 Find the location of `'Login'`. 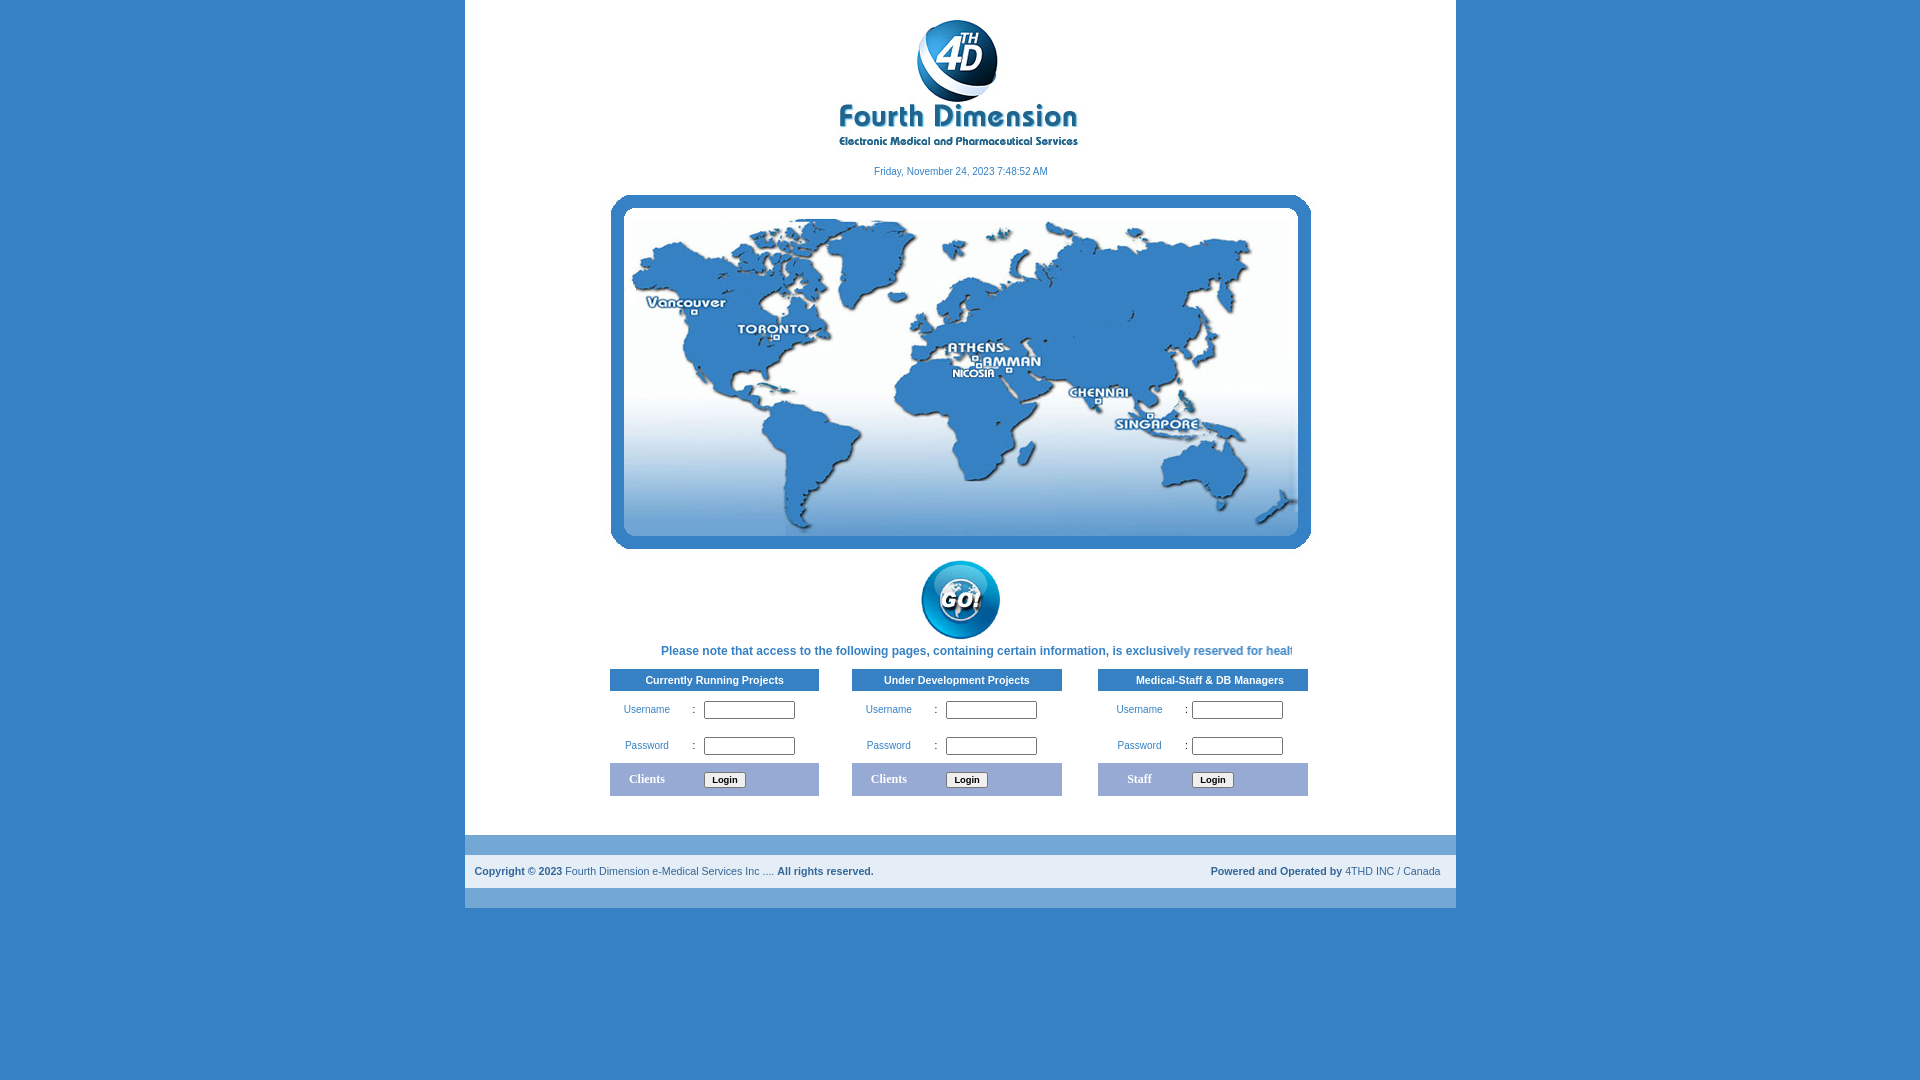

'Login' is located at coordinates (1211, 778).